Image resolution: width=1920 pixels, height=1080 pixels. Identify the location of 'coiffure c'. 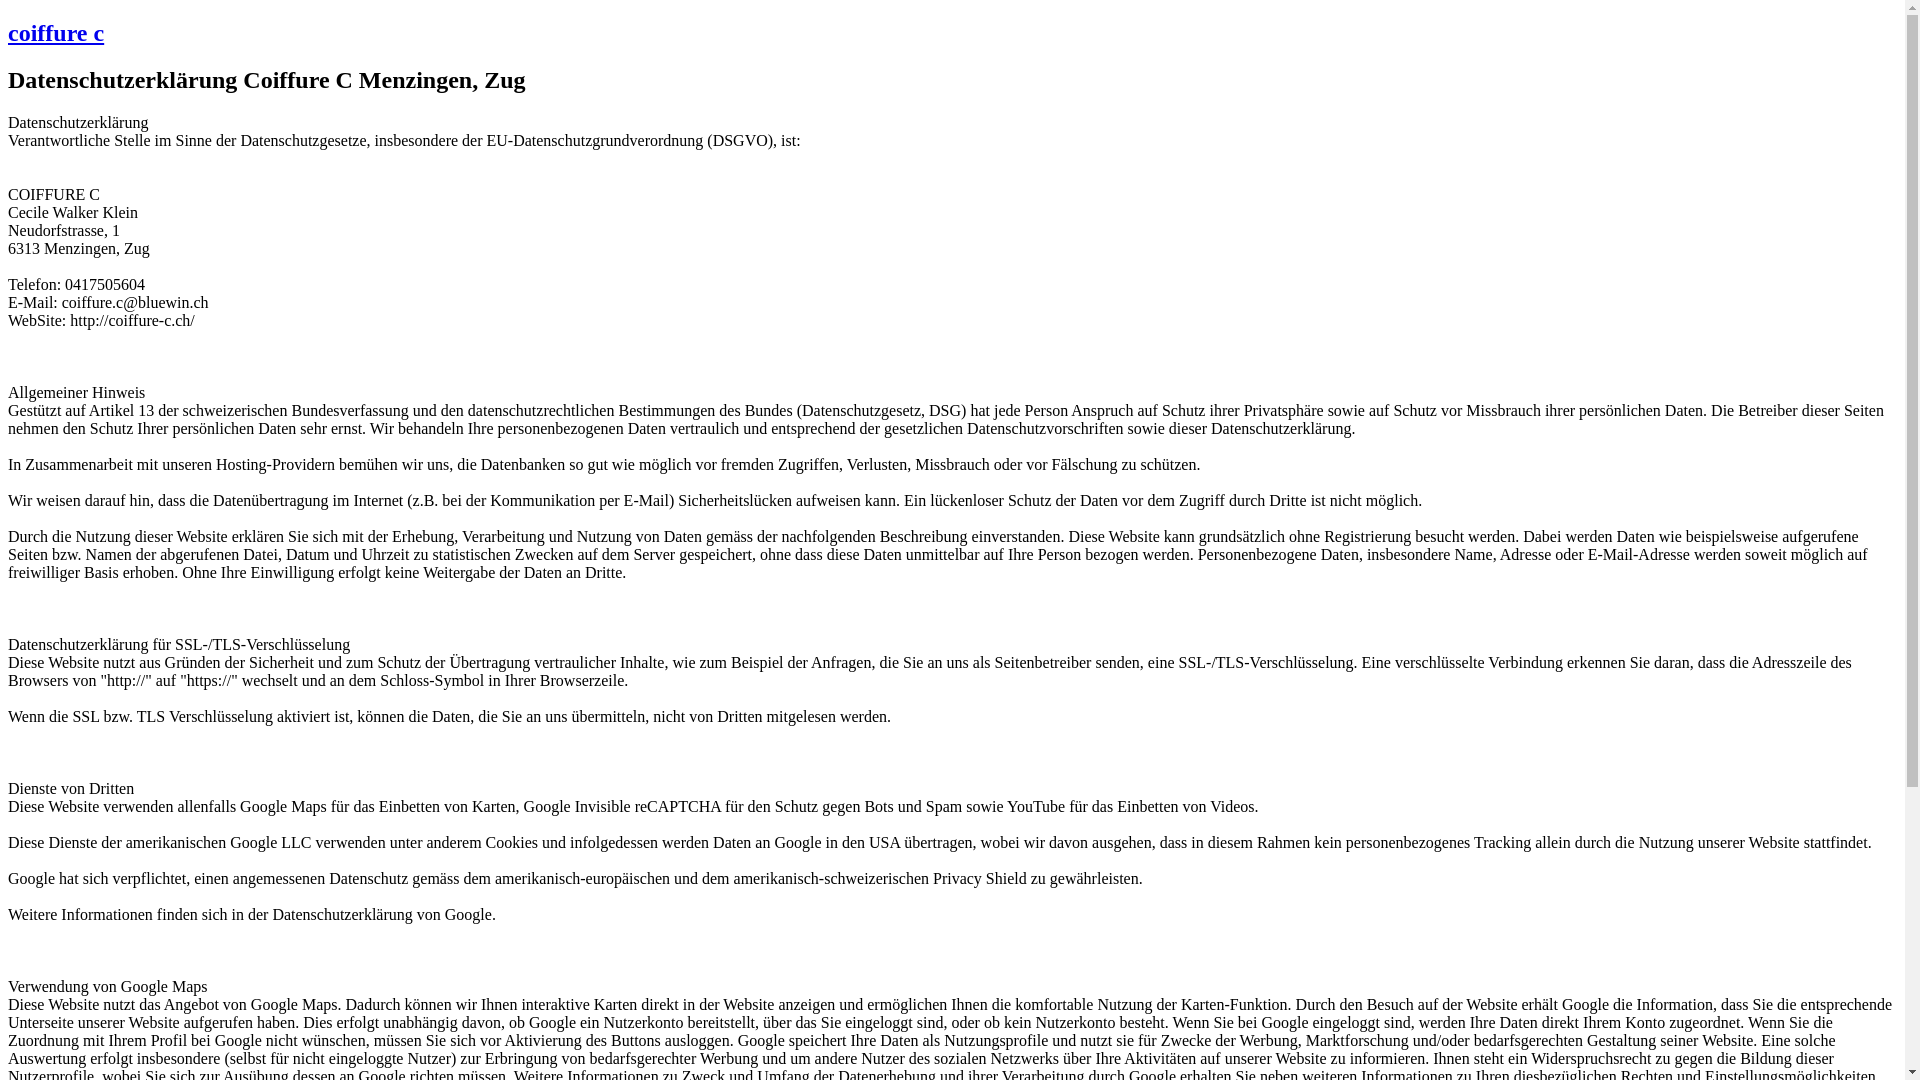
(56, 33).